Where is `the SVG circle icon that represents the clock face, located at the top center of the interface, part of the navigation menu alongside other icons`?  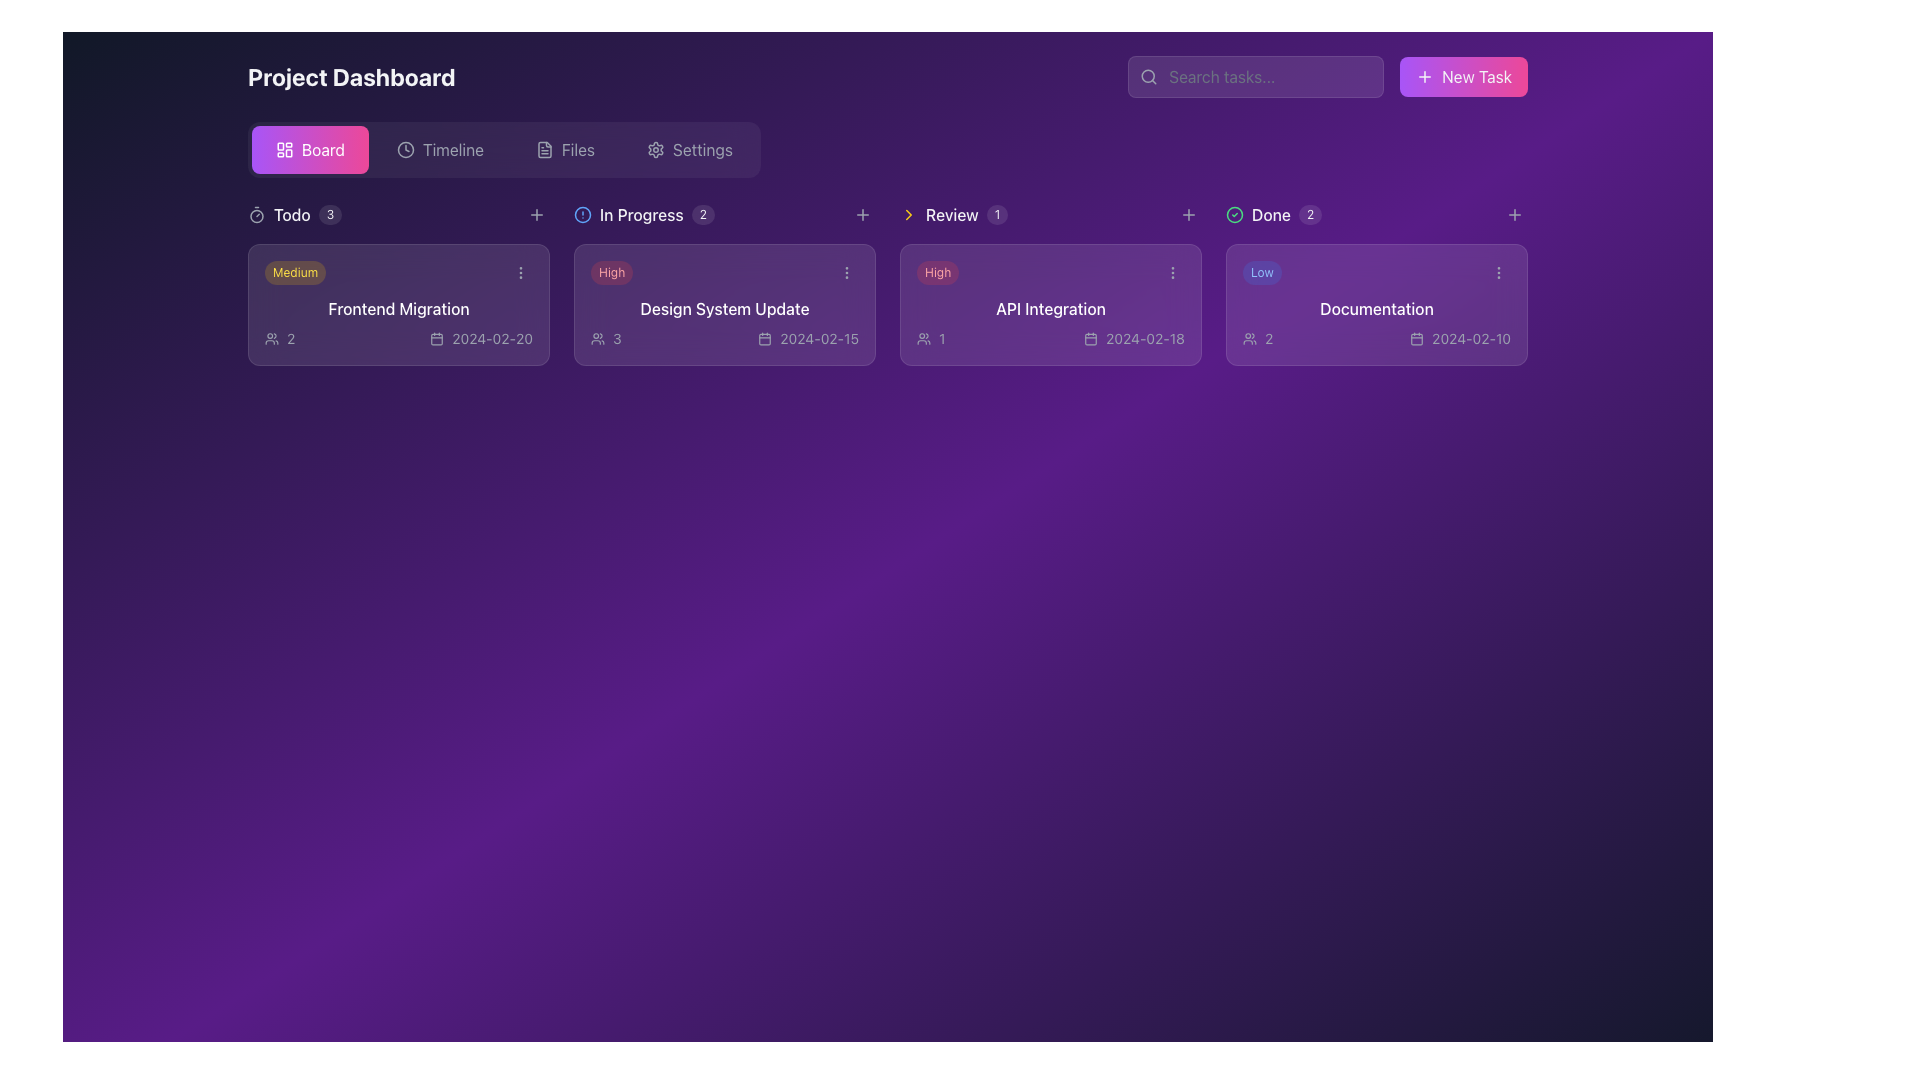 the SVG circle icon that represents the clock face, located at the top center of the interface, part of the navigation menu alongside other icons is located at coordinates (404, 149).